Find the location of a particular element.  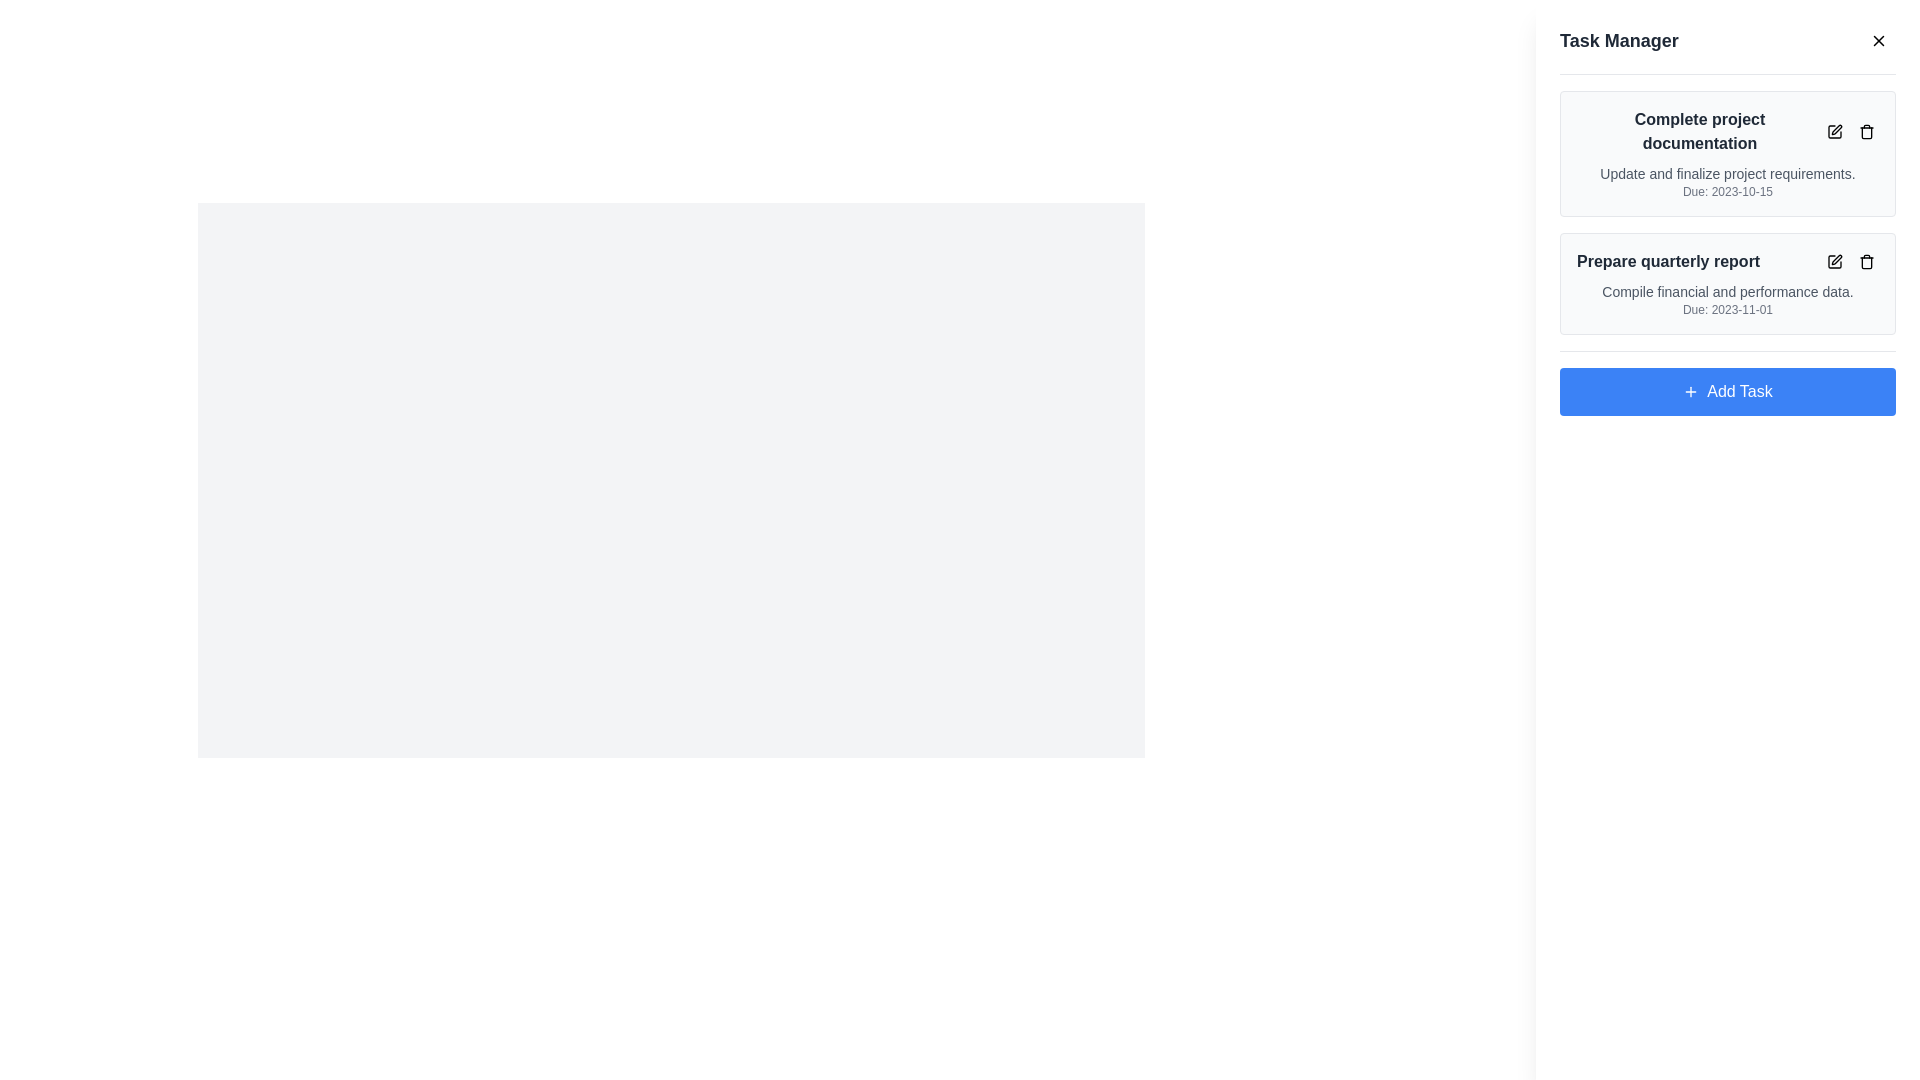

the Label within the Button that indicates adding a new task, located near the bottom of the sidebar, slightly to the right of the '+' icon is located at coordinates (1738, 392).